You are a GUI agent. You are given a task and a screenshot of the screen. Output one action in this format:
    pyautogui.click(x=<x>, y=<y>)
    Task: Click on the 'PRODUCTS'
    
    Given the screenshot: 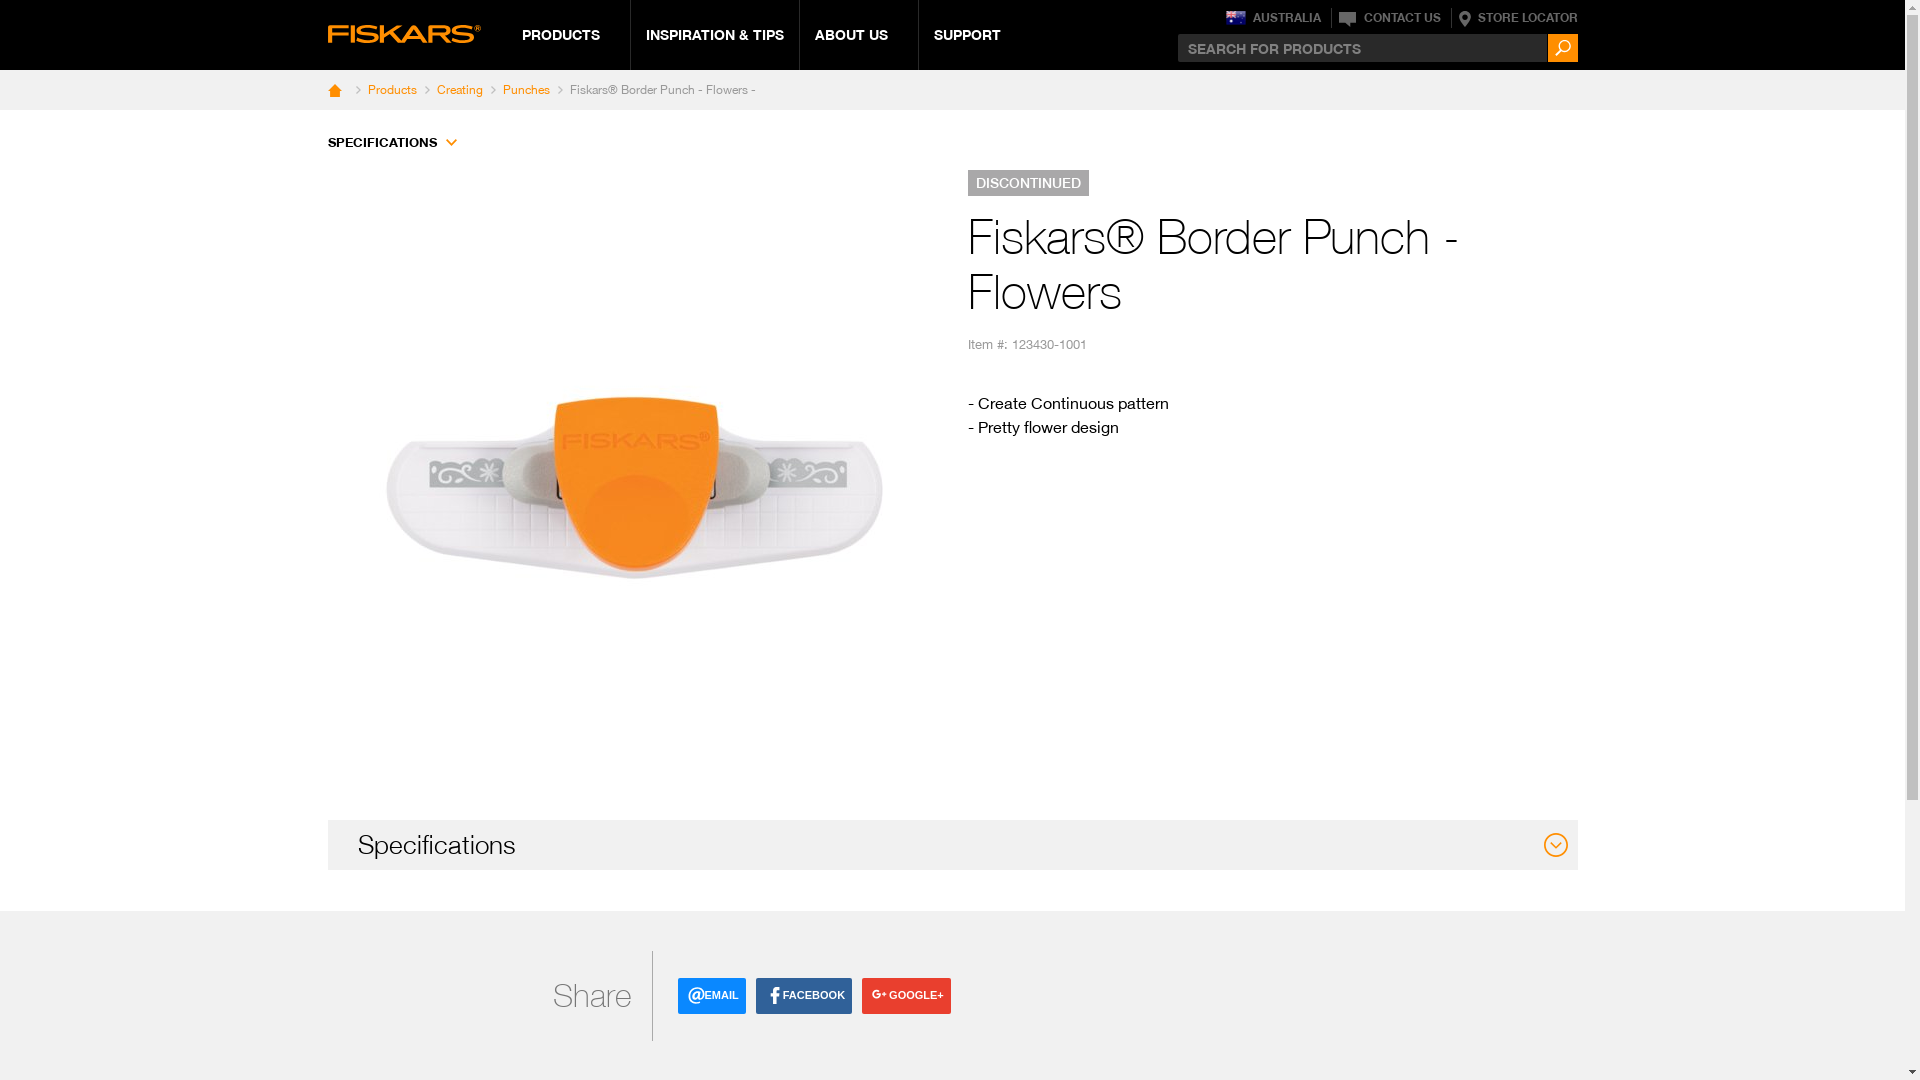 What is the action you would take?
    pyautogui.click(x=560, y=34)
    